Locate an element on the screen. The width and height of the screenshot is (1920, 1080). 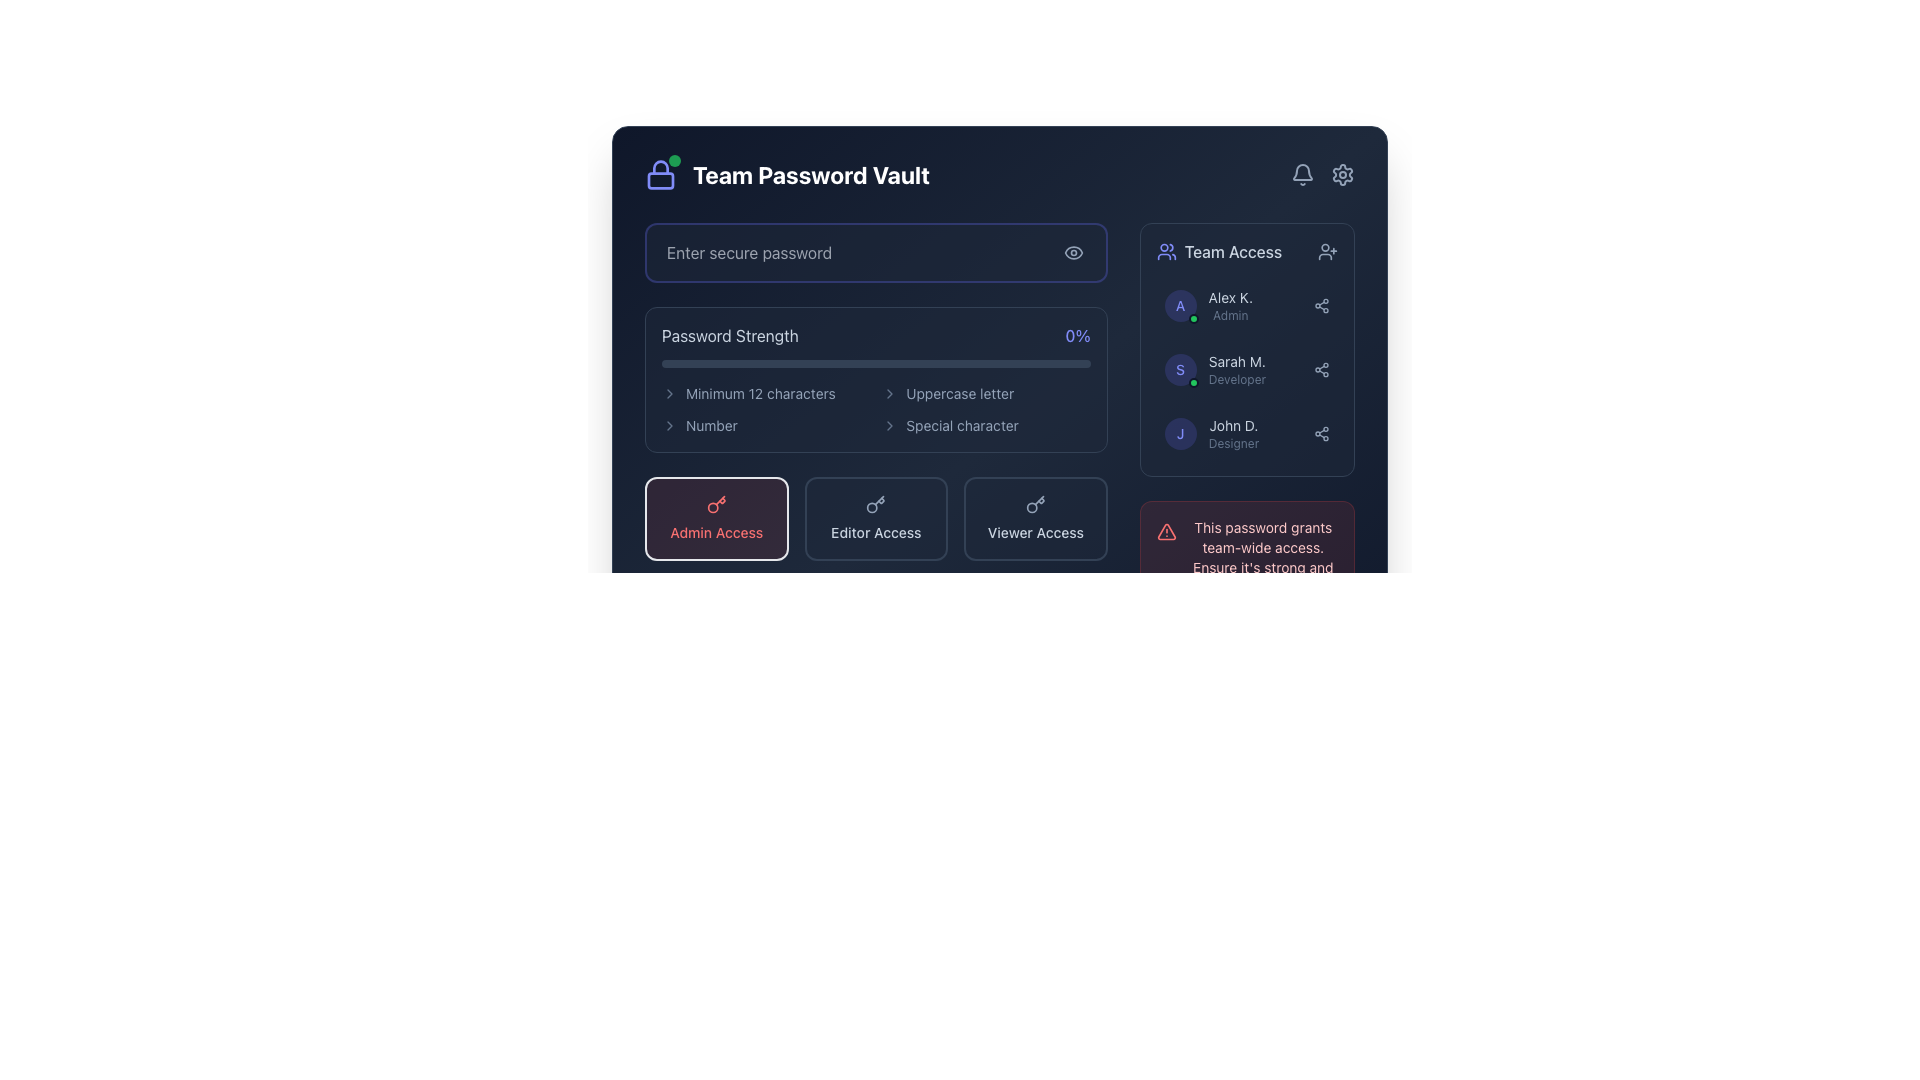
the circular button with an eye icon on the right side of the password input field is located at coordinates (1072, 252).